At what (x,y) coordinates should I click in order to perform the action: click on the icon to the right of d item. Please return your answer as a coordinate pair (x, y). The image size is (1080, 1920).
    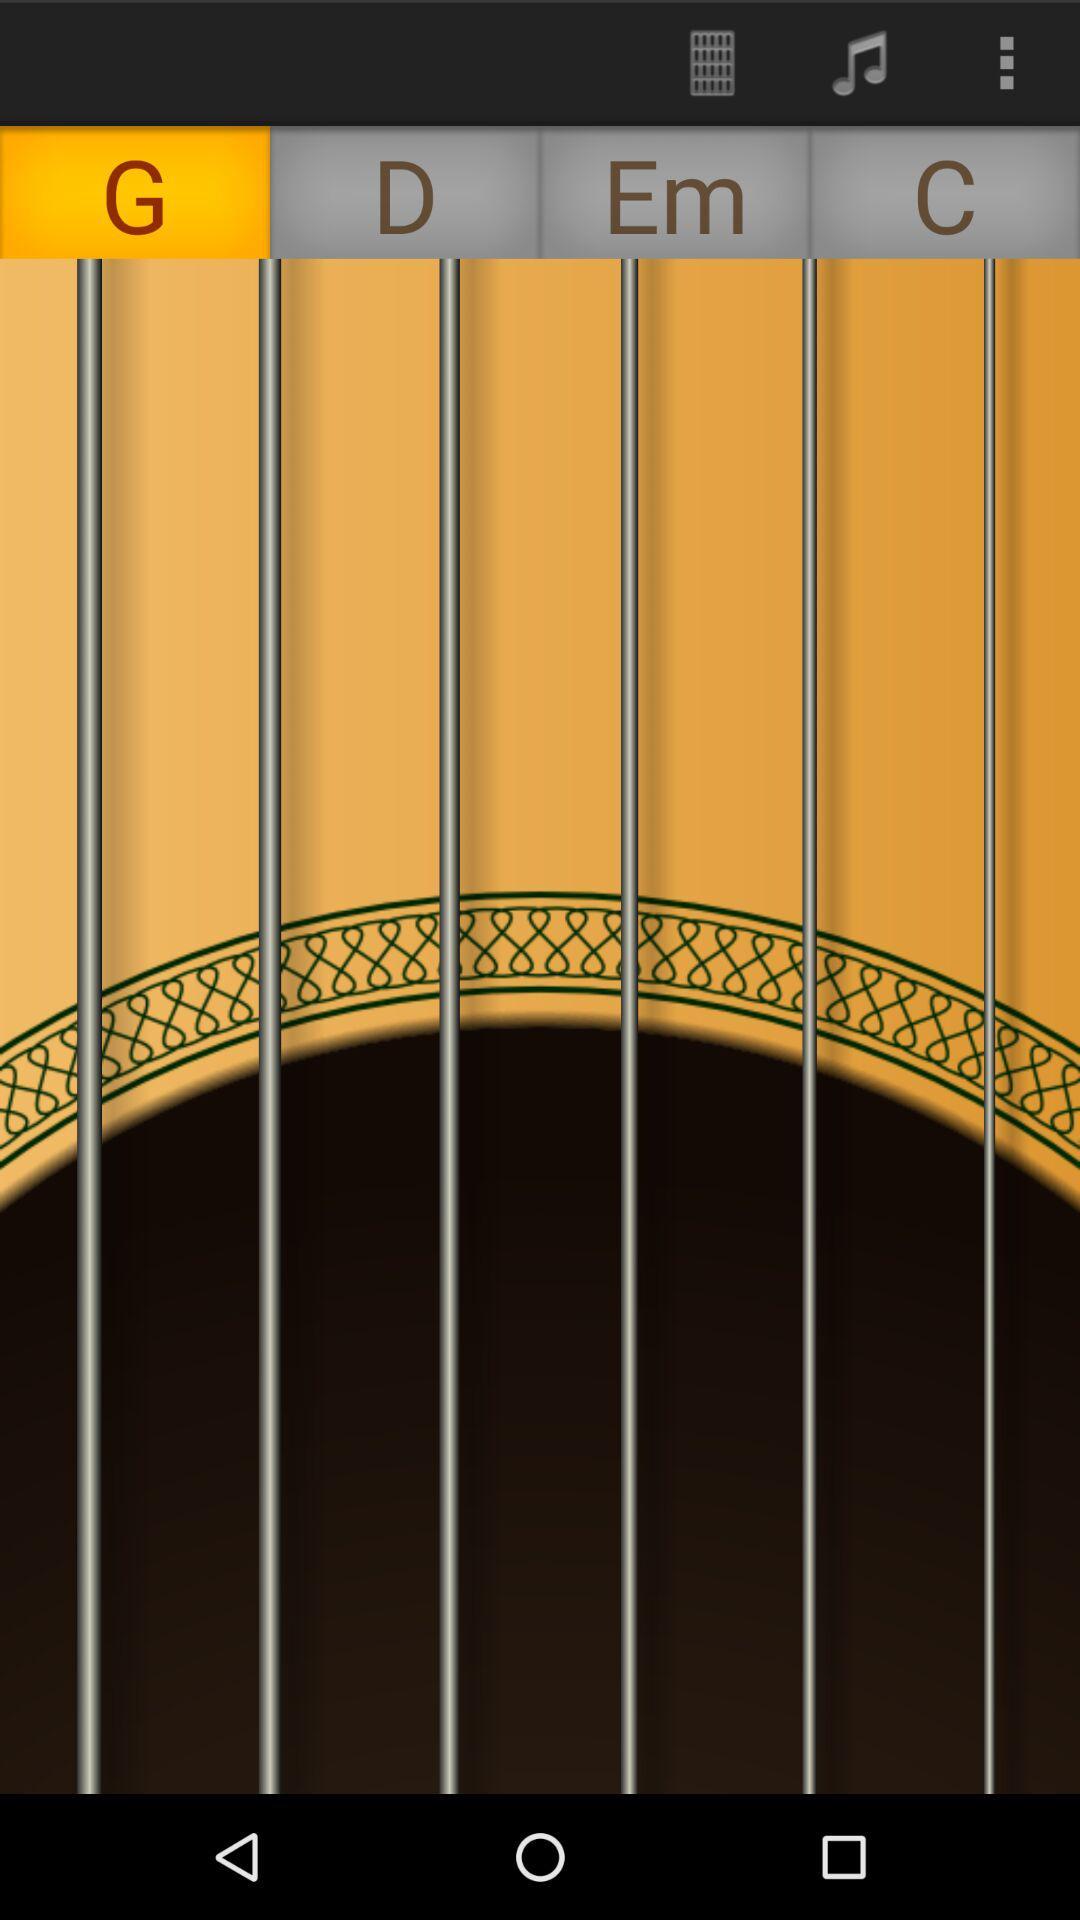
    Looking at the image, I should click on (711, 62).